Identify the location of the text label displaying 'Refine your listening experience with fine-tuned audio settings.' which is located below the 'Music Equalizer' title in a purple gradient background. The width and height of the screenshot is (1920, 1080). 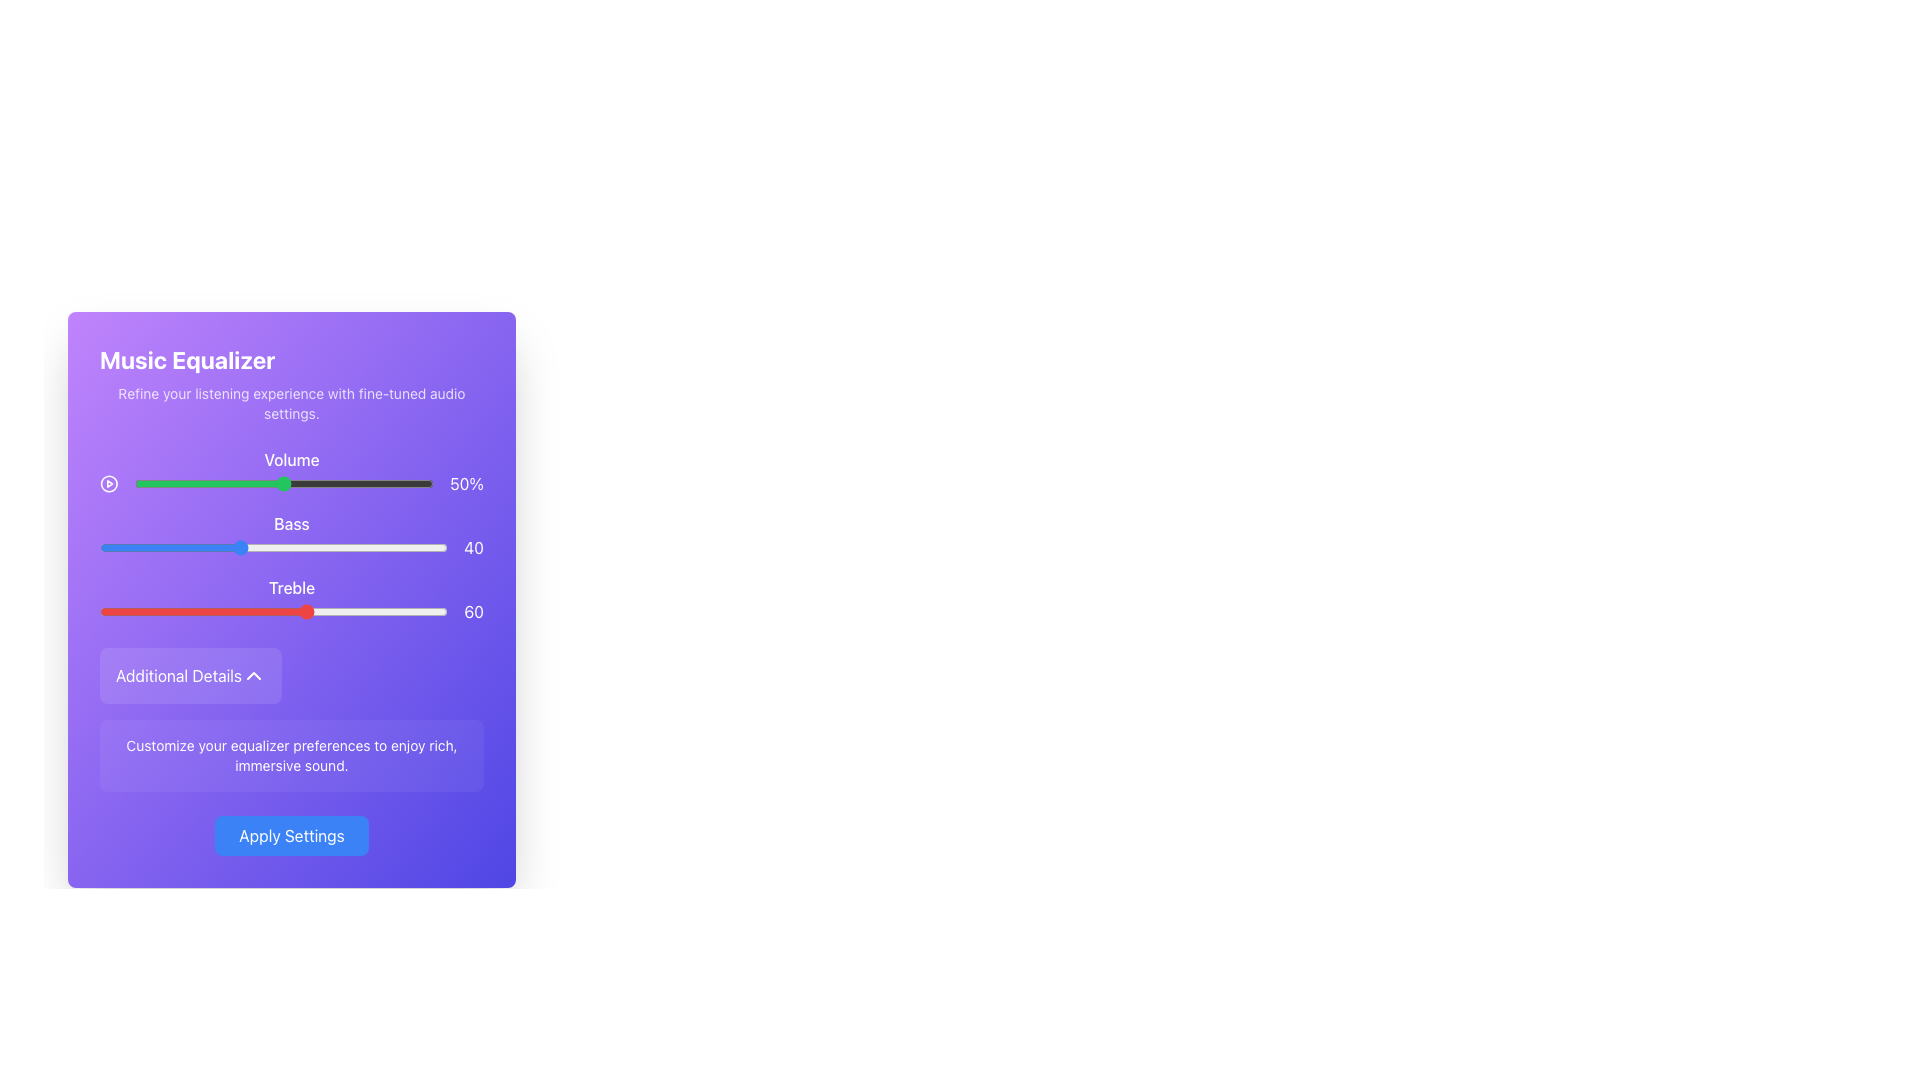
(291, 404).